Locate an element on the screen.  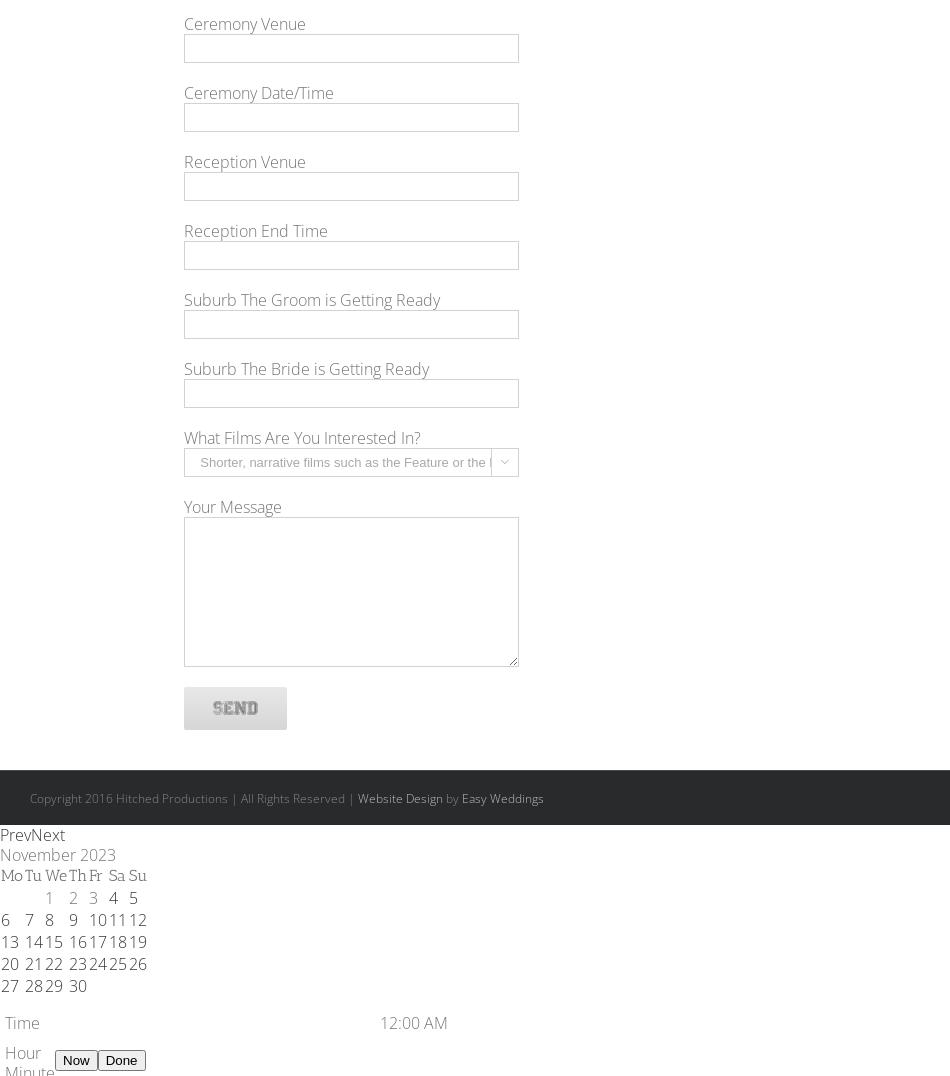
'Suburb The Groom is Getting Ready' is located at coordinates (310, 298).